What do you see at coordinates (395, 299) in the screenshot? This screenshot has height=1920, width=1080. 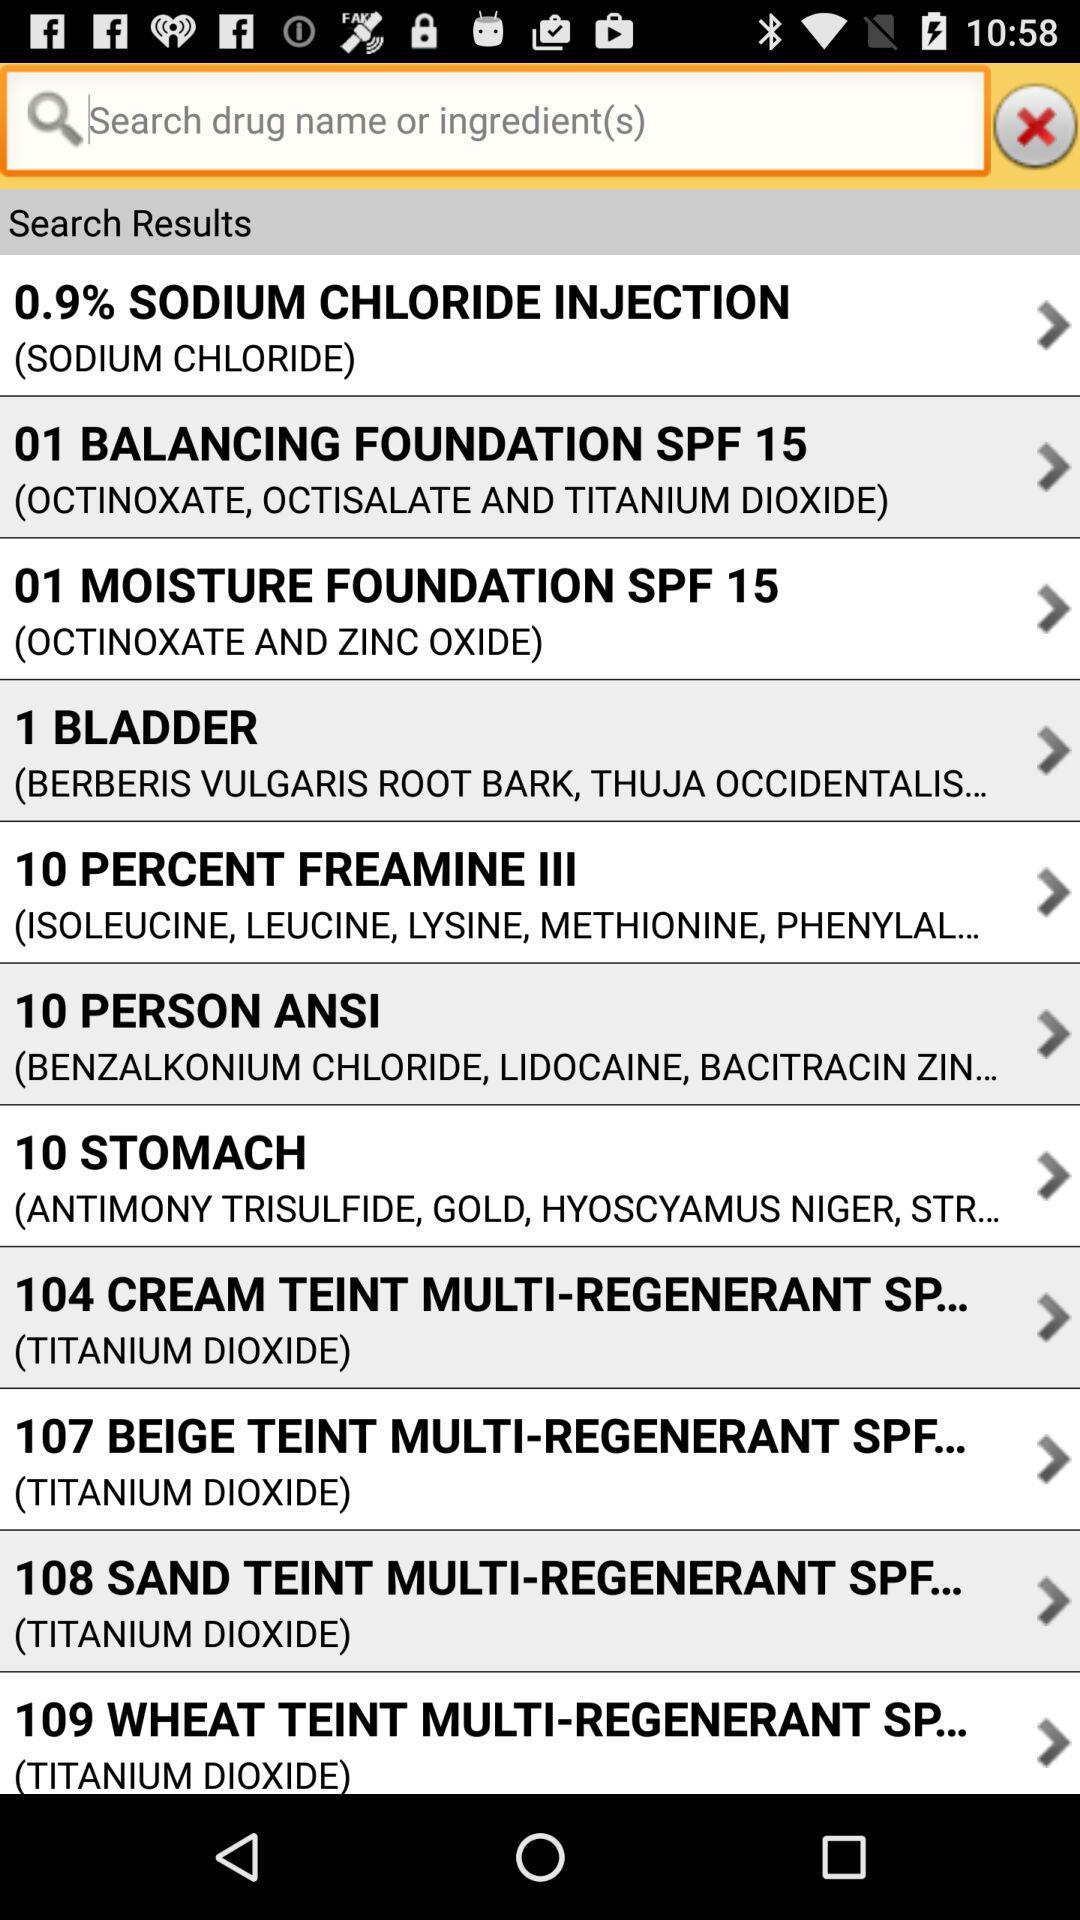 I see `the 0 9 sodium` at bounding box center [395, 299].